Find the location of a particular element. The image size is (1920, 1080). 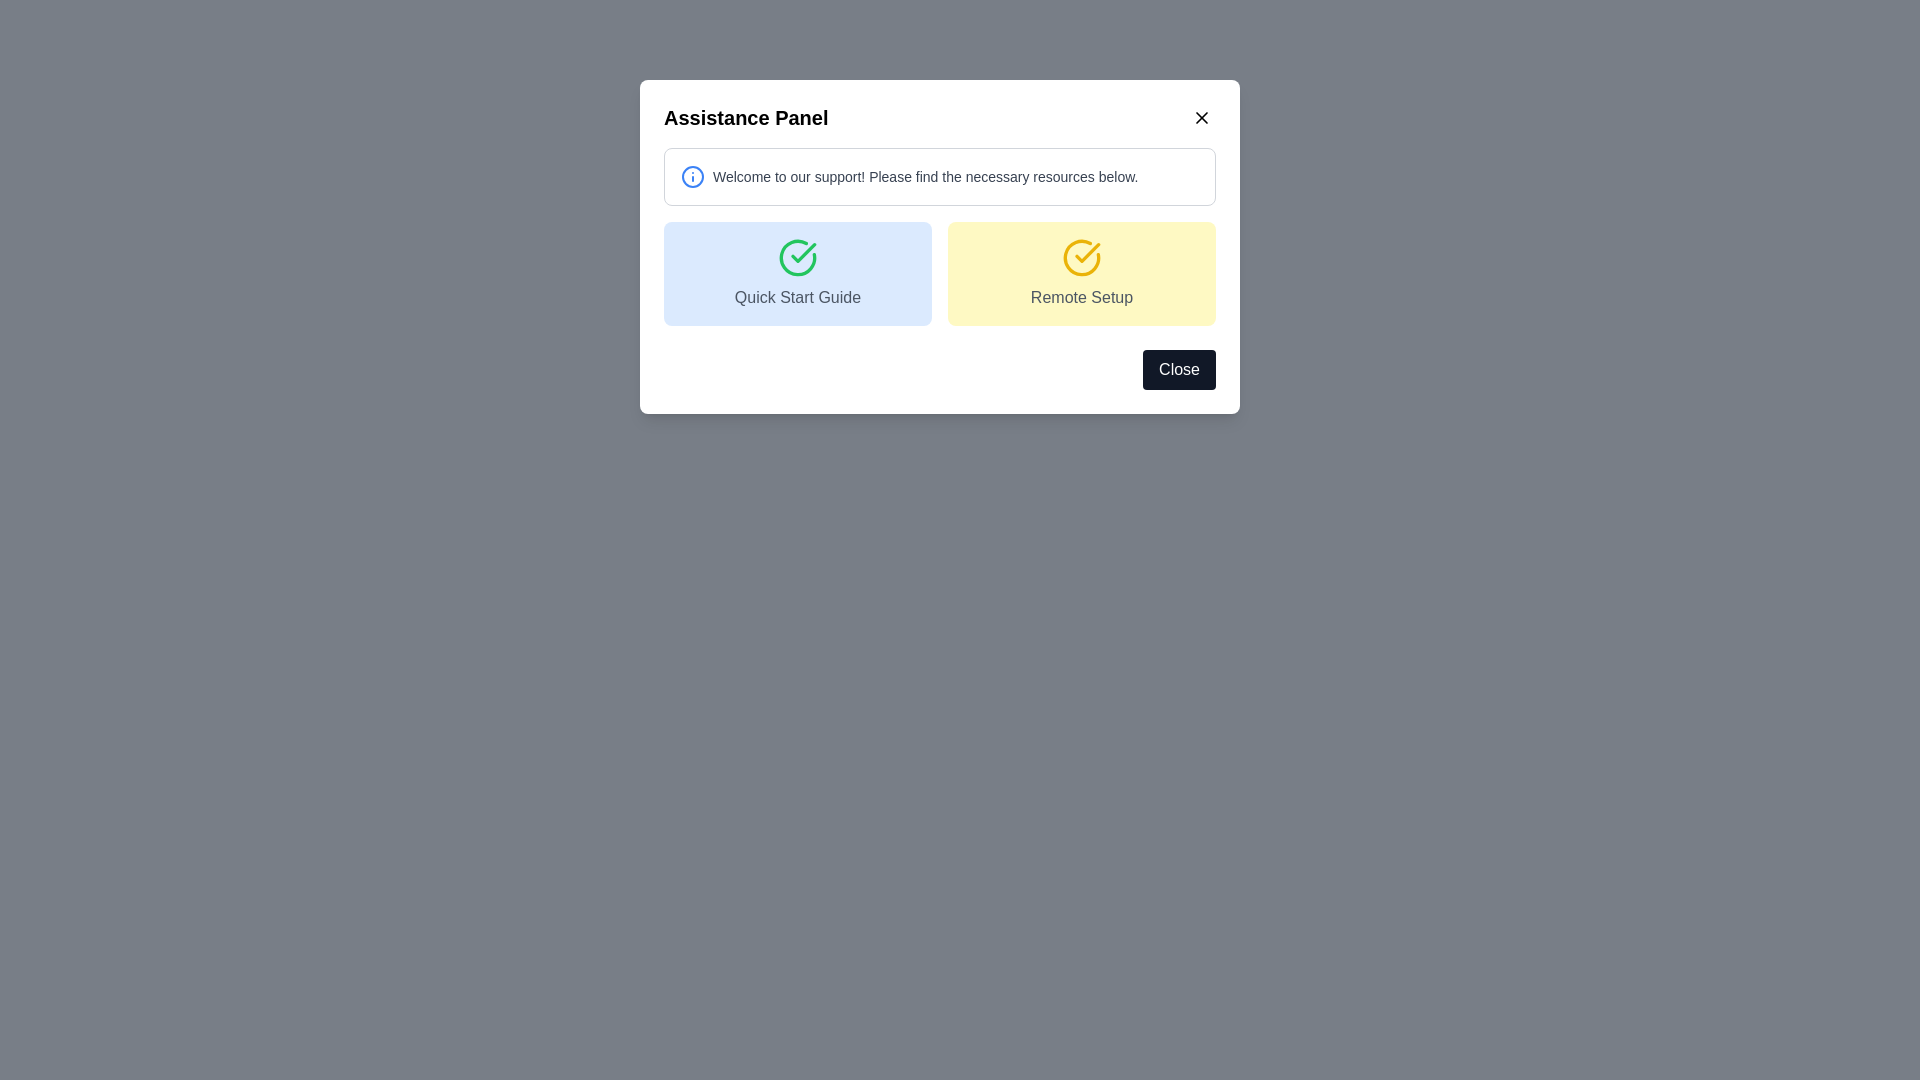

the 'X' button in the upper-right corner of the 'Assistance Panel' is located at coordinates (1200, 118).